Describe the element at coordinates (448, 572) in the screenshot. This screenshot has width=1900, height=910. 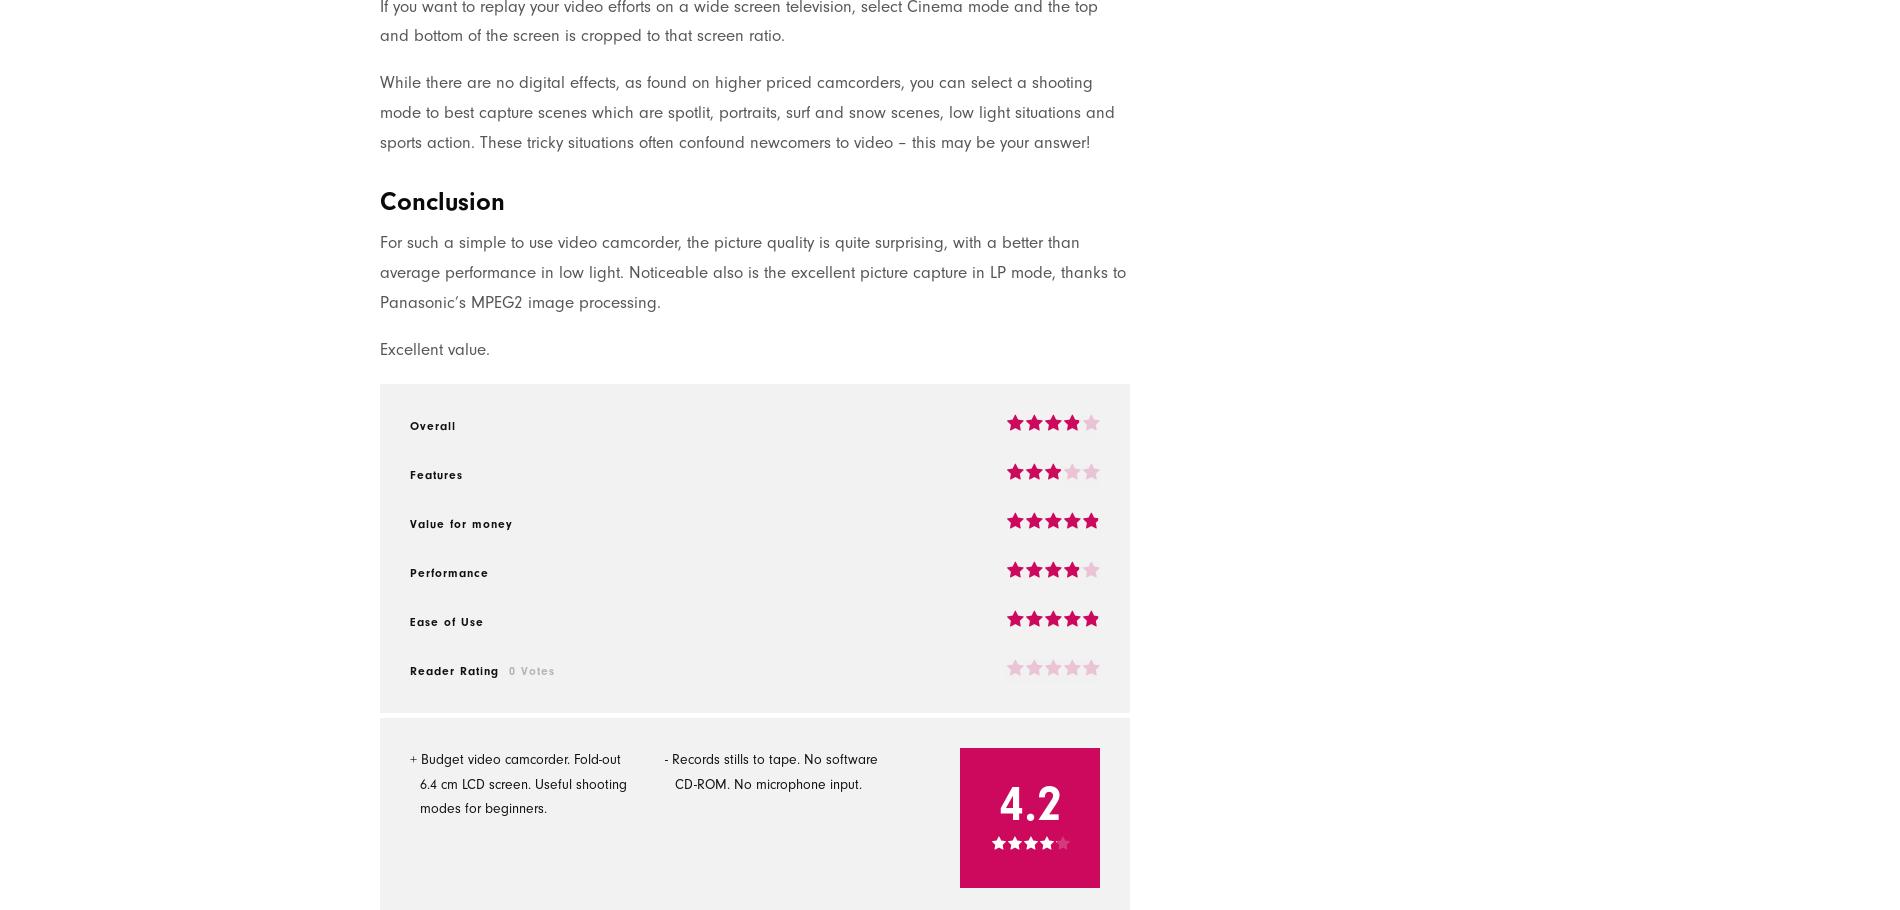
I see `'Performance'` at that location.